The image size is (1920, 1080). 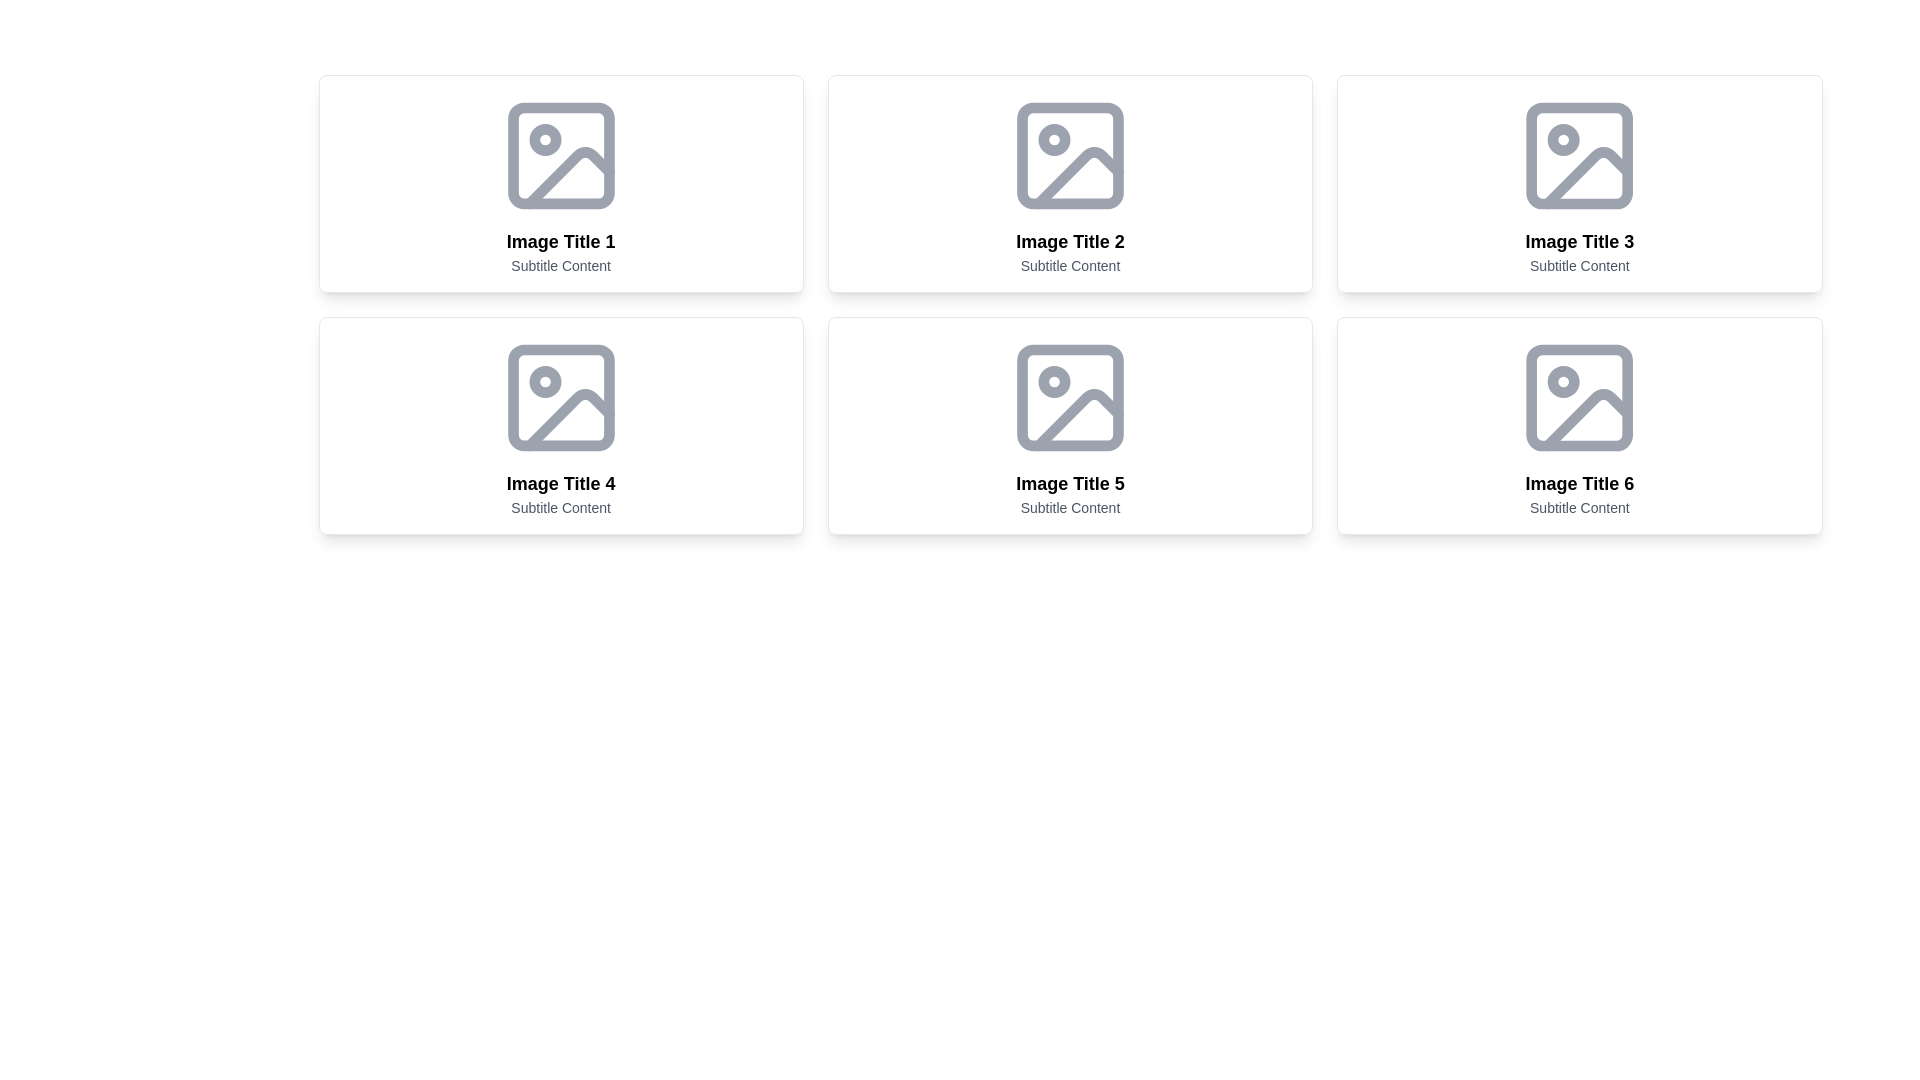 I want to click on the card that visually represents an item with an image and description, located as the second item in the top row of a grid layout, so click(x=1069, y=184).